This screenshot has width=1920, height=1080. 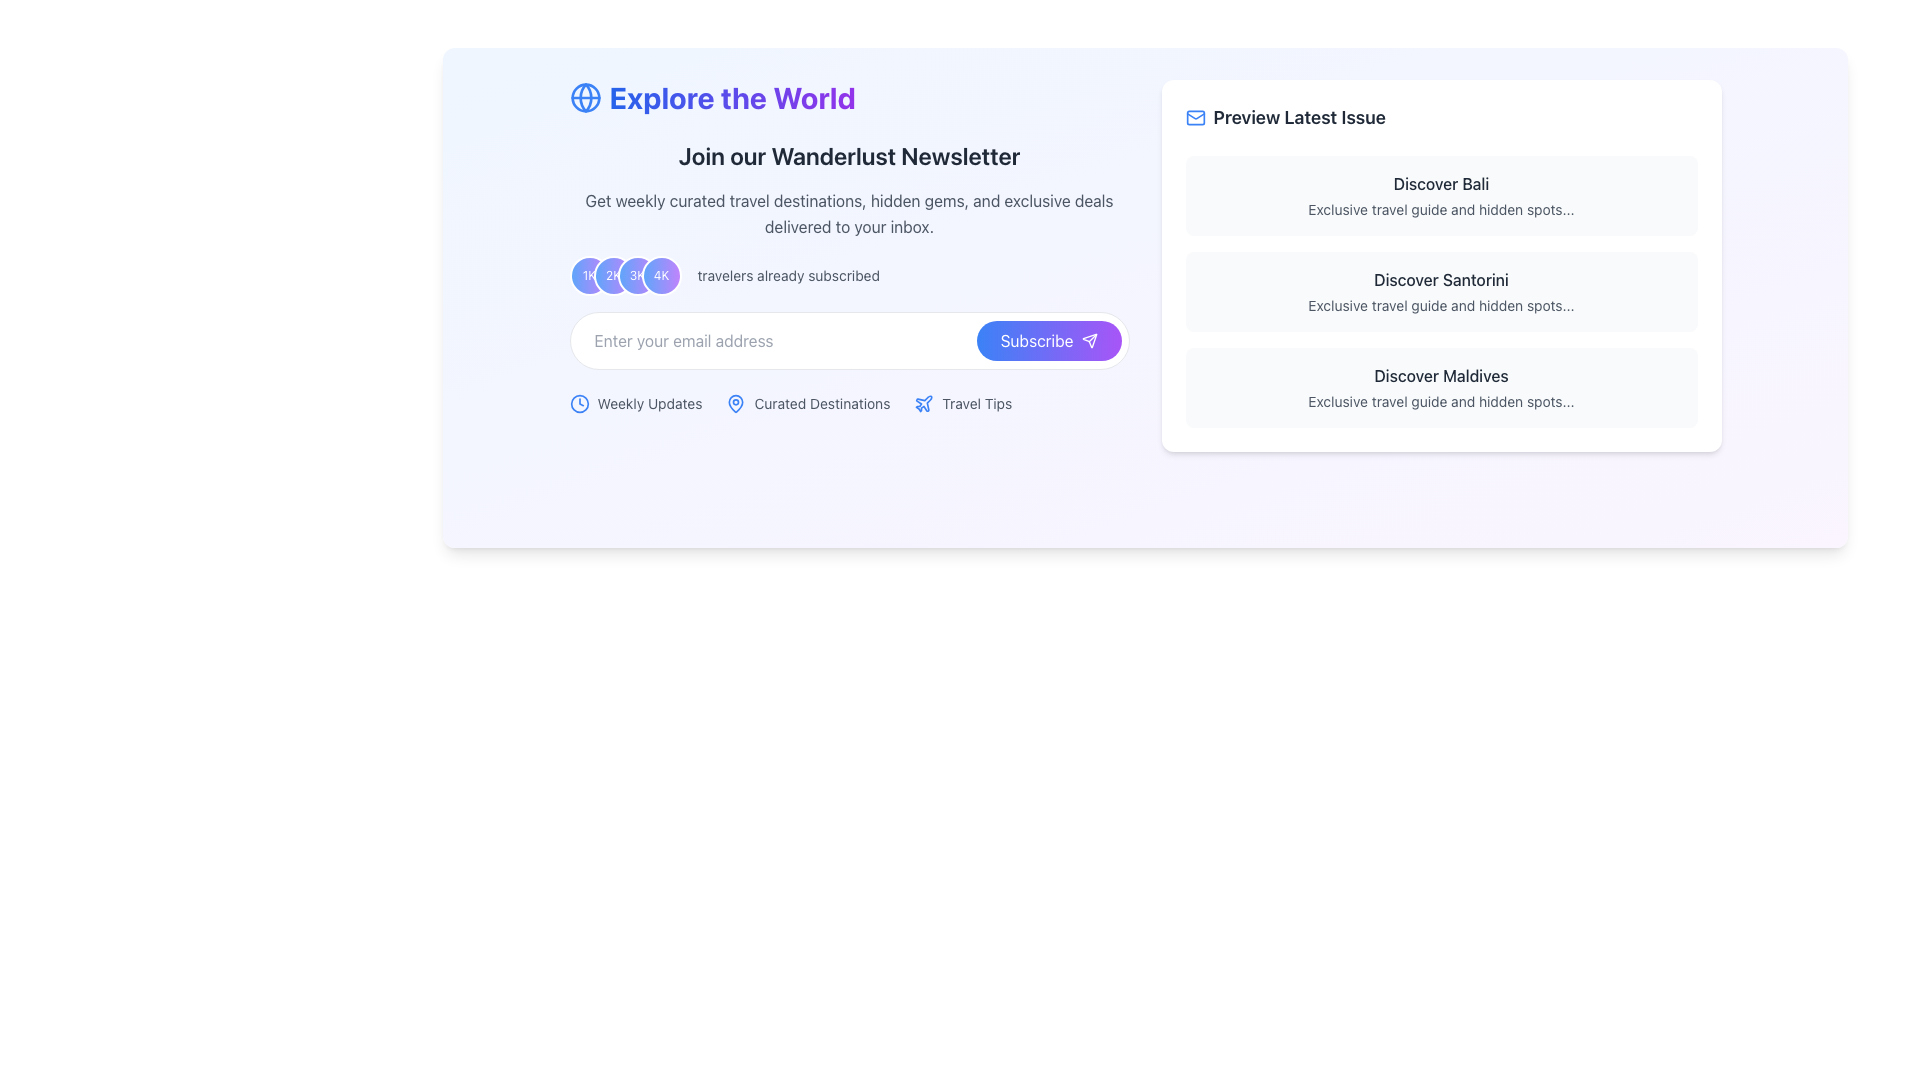 I want to click on the decorative component of the envelope icon located to the right of the 'Subscribe' button, which symbolizes email functionality, so click(x=1195, y=116).